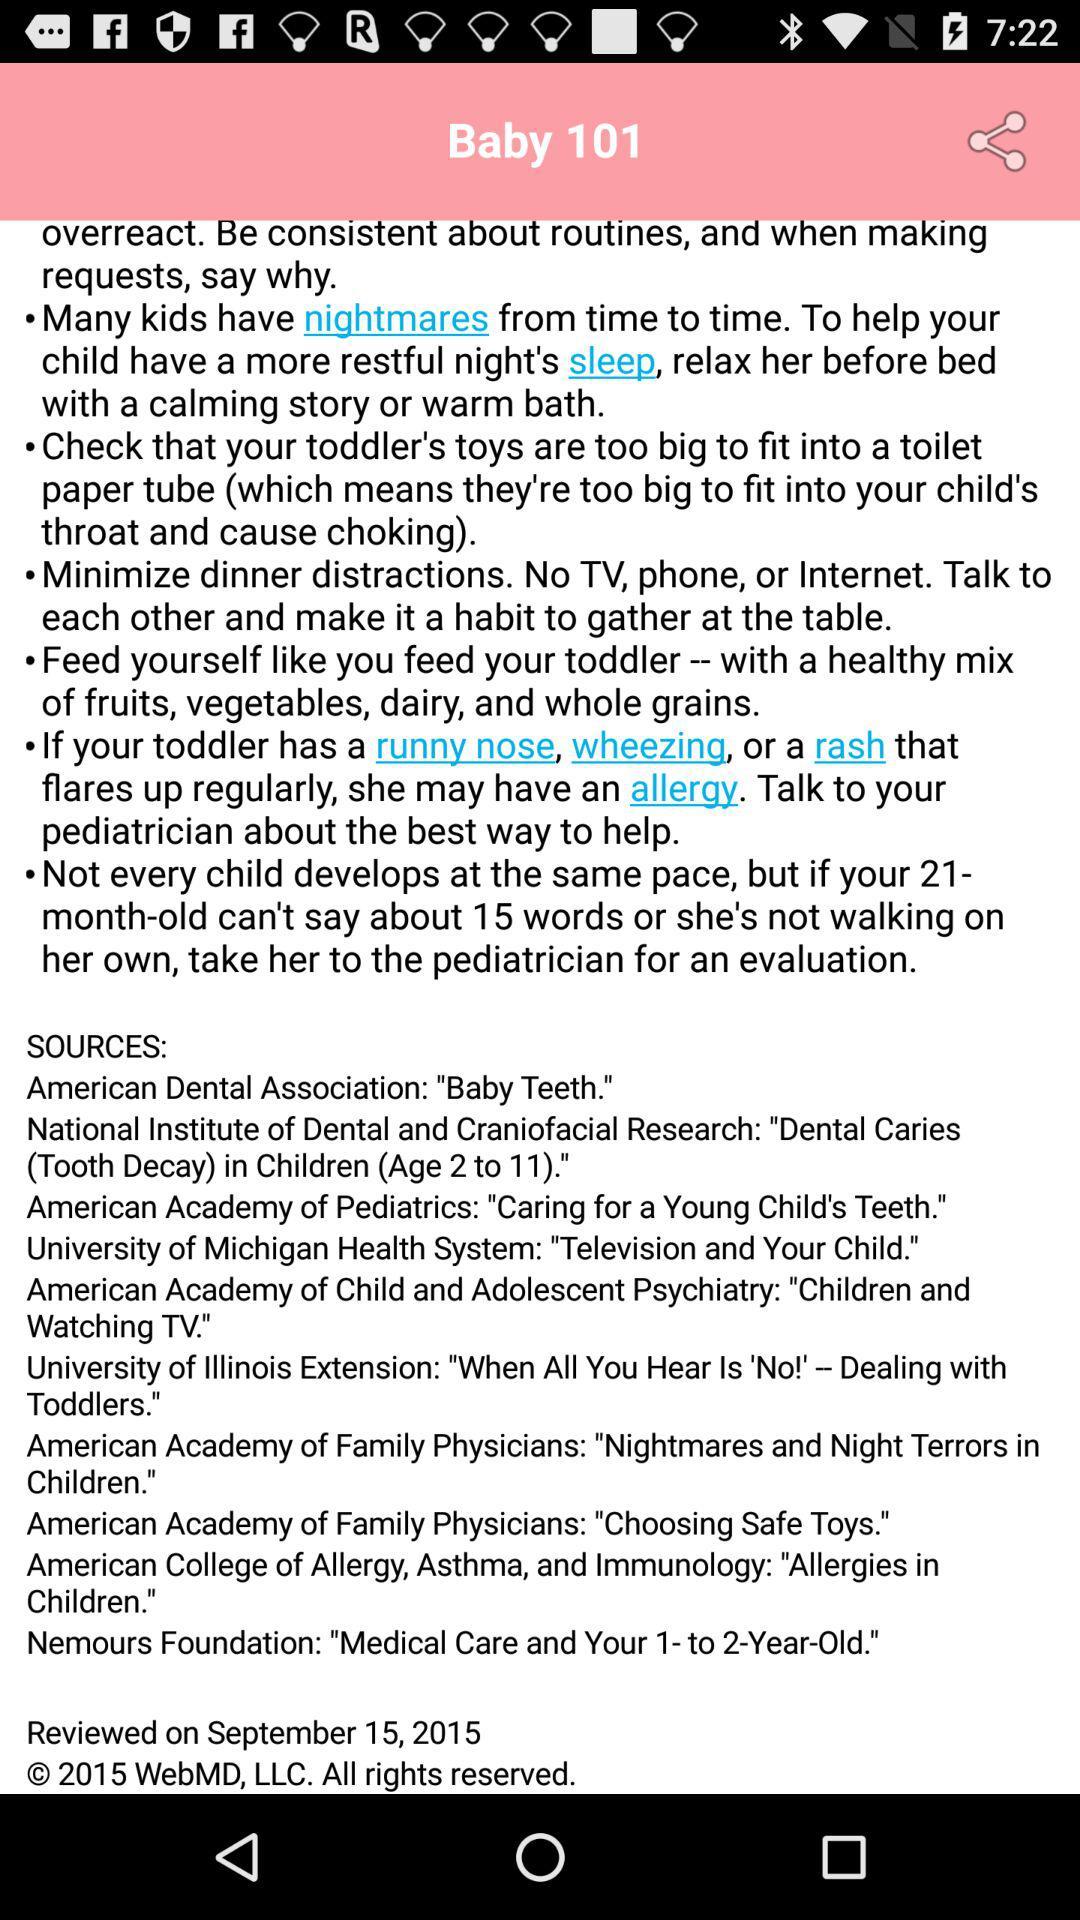 The image size is (1080, 1920). Describe the element at coordinates (540, 1044) in the screenshot. I see `the sources: item` at that location.